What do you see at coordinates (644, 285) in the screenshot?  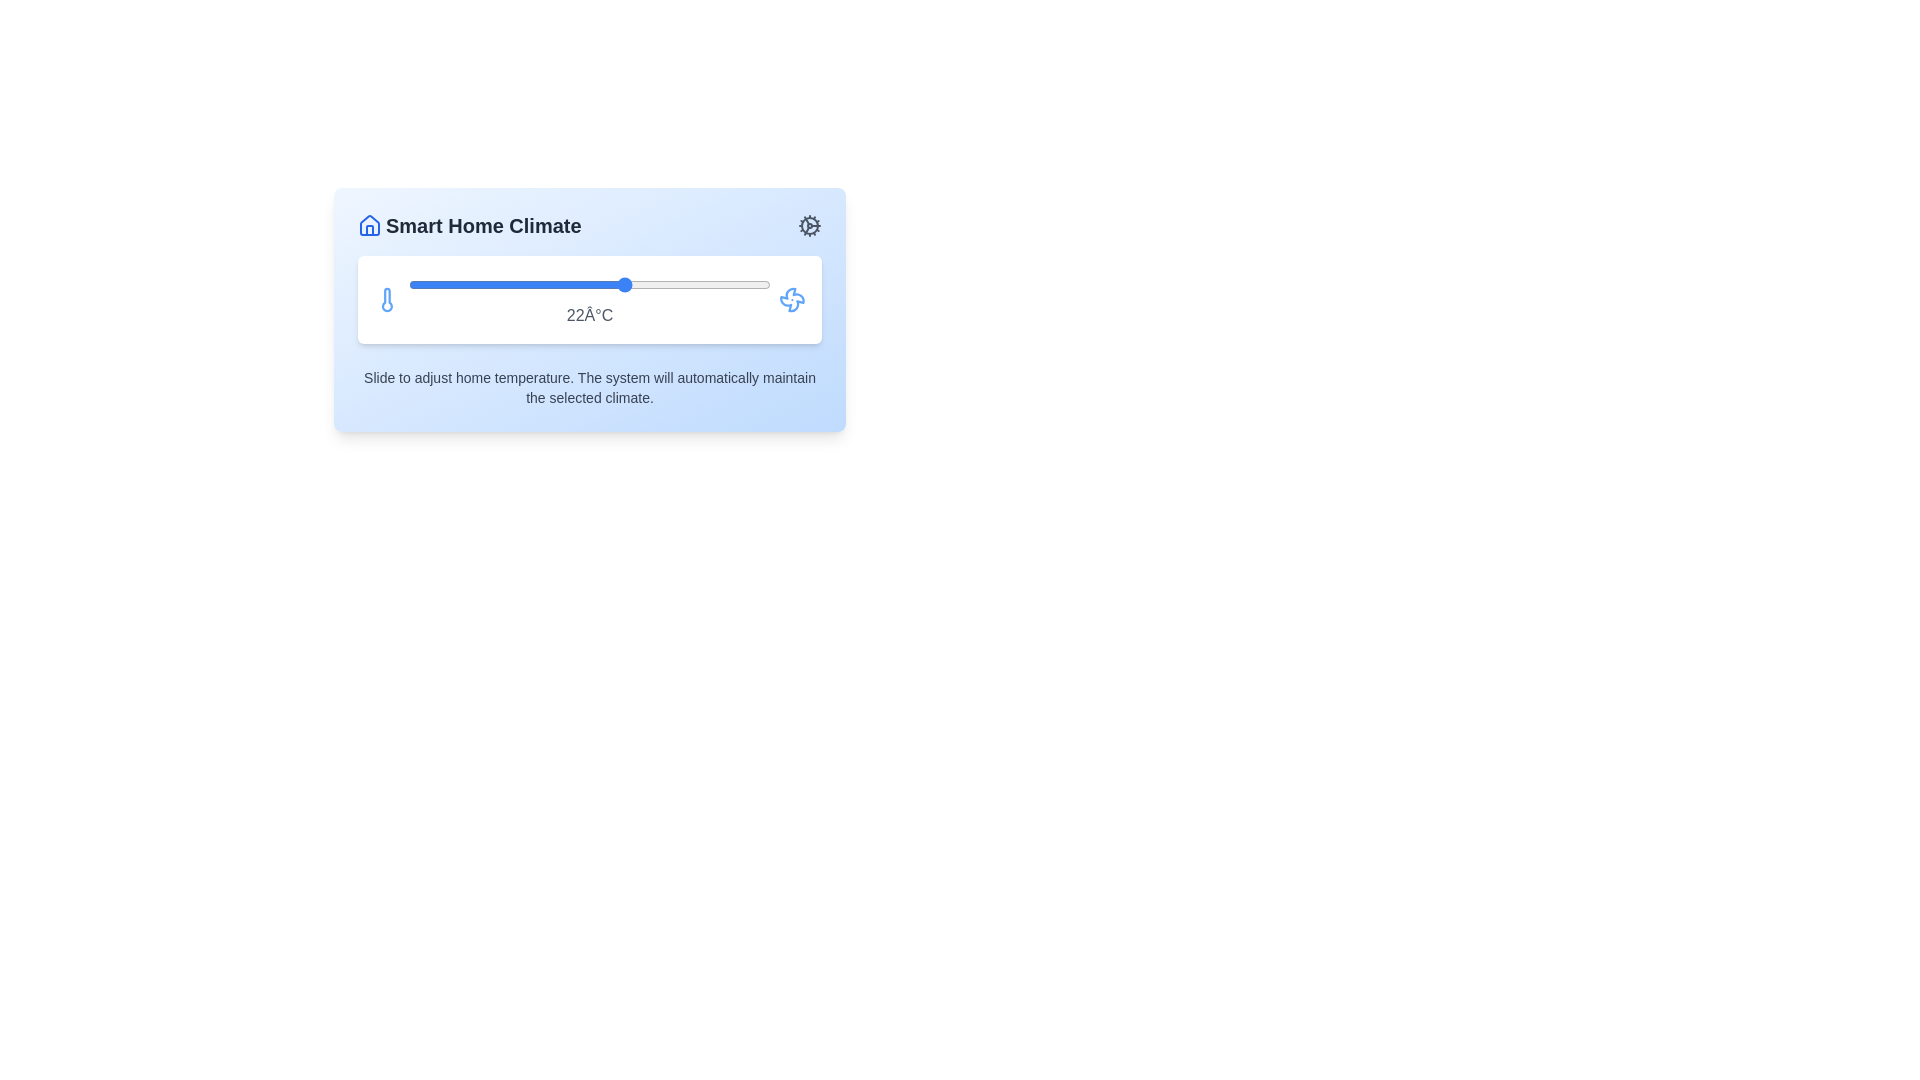 I see `the temperature to 23°C using the slider` at bounding box center [644, 285].